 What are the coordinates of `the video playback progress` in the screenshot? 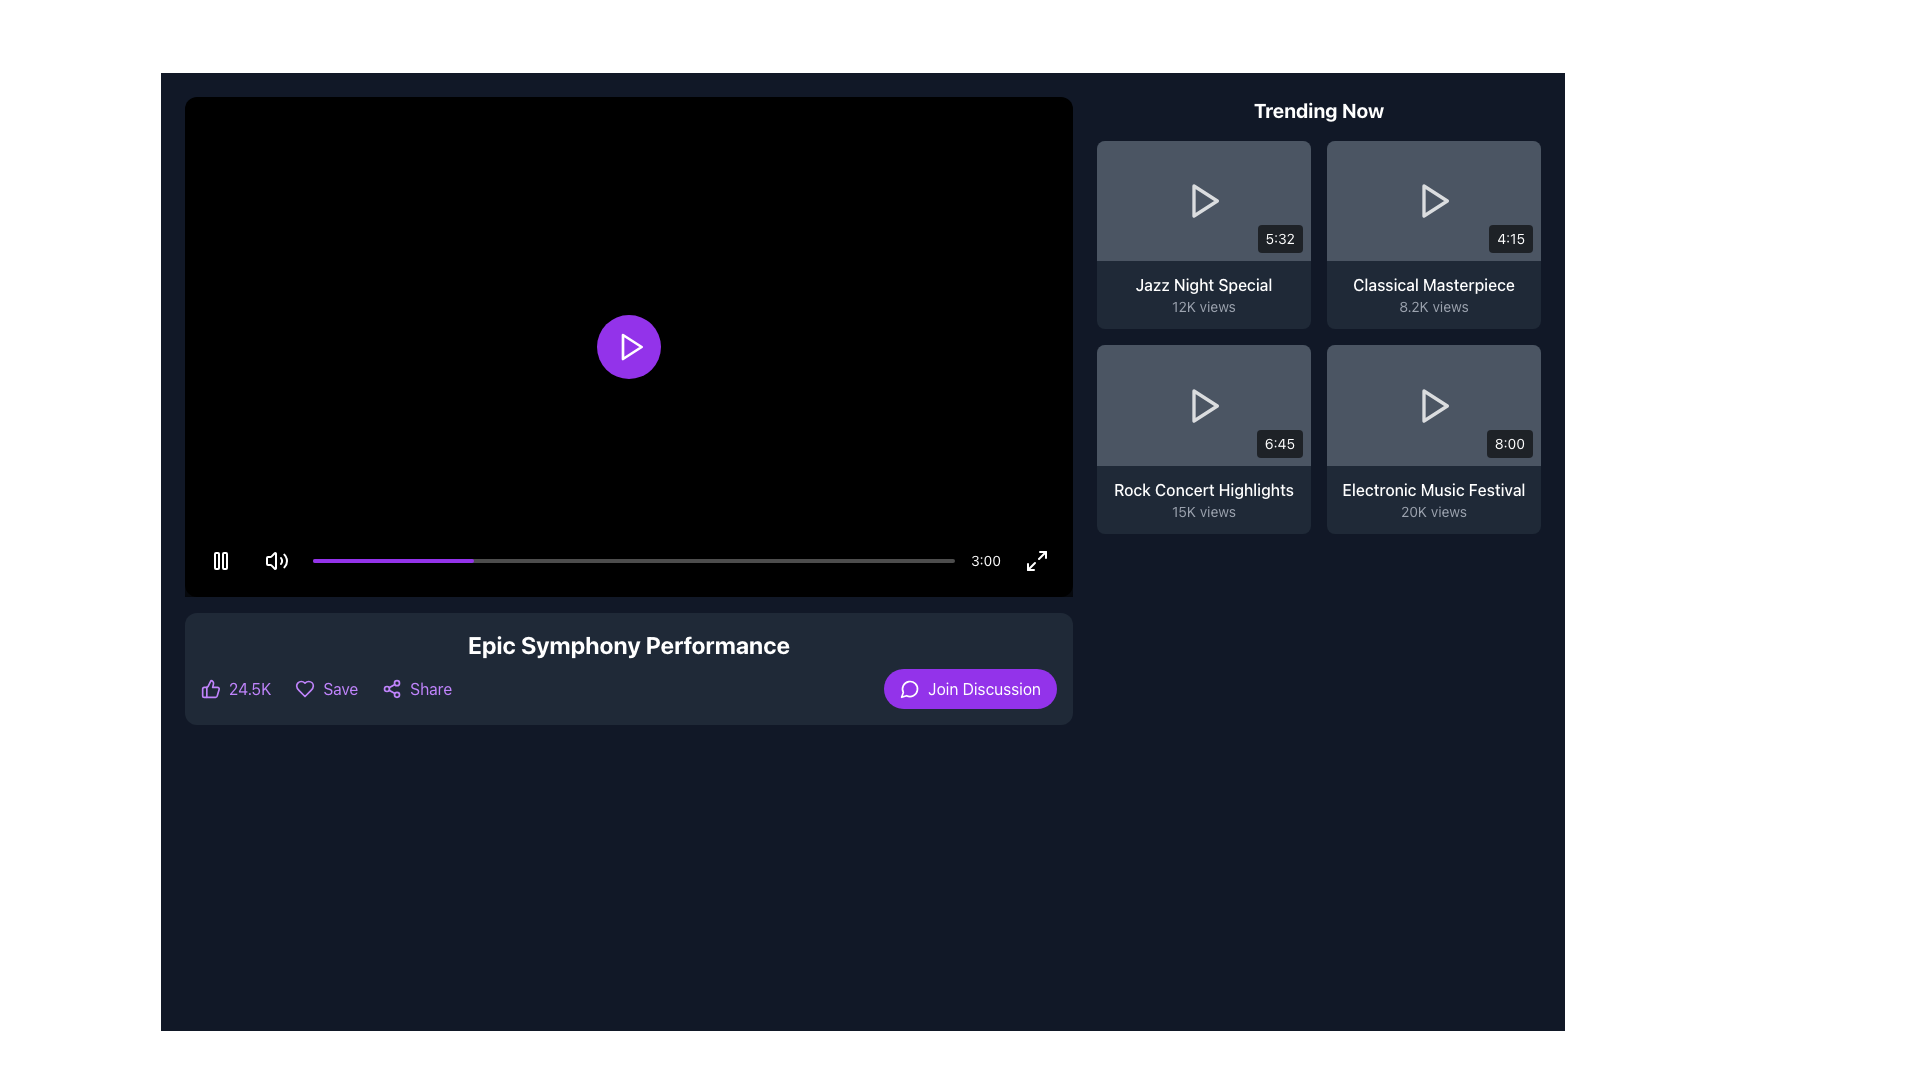 It's located at (896, 560).